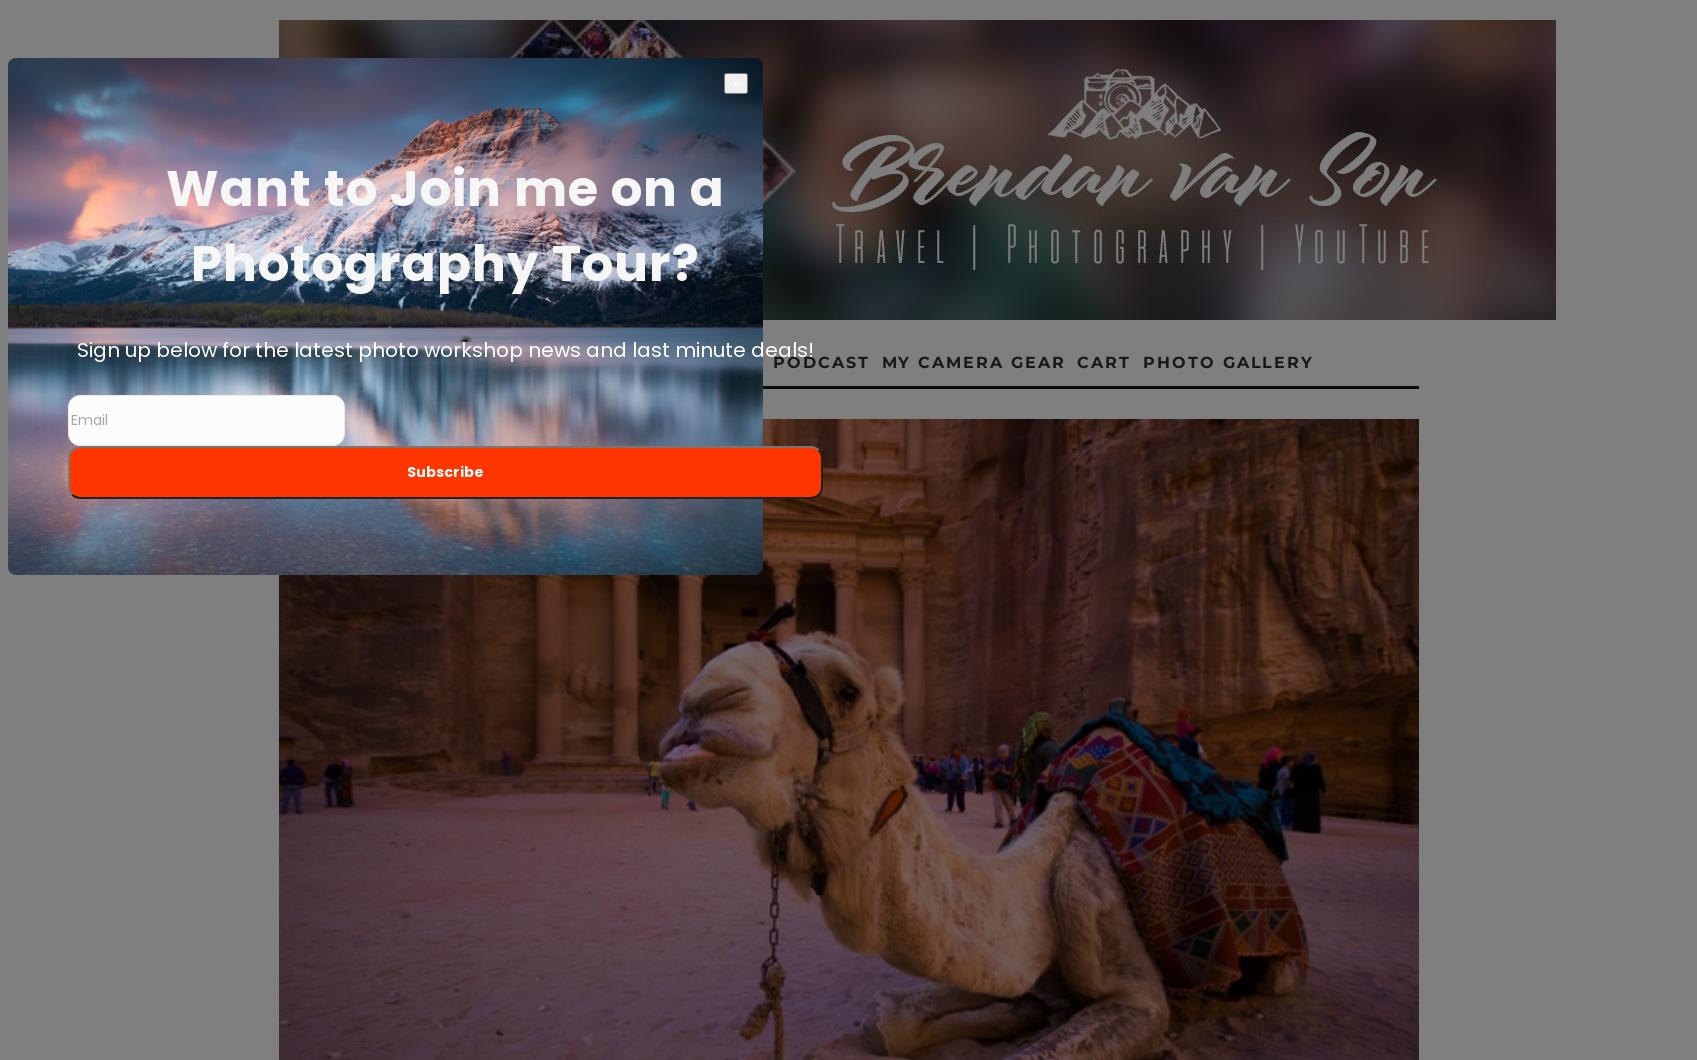 This screenshot has width=1697, height=1060. I want to click on 'Photo Gallery', so click(1142, 362).